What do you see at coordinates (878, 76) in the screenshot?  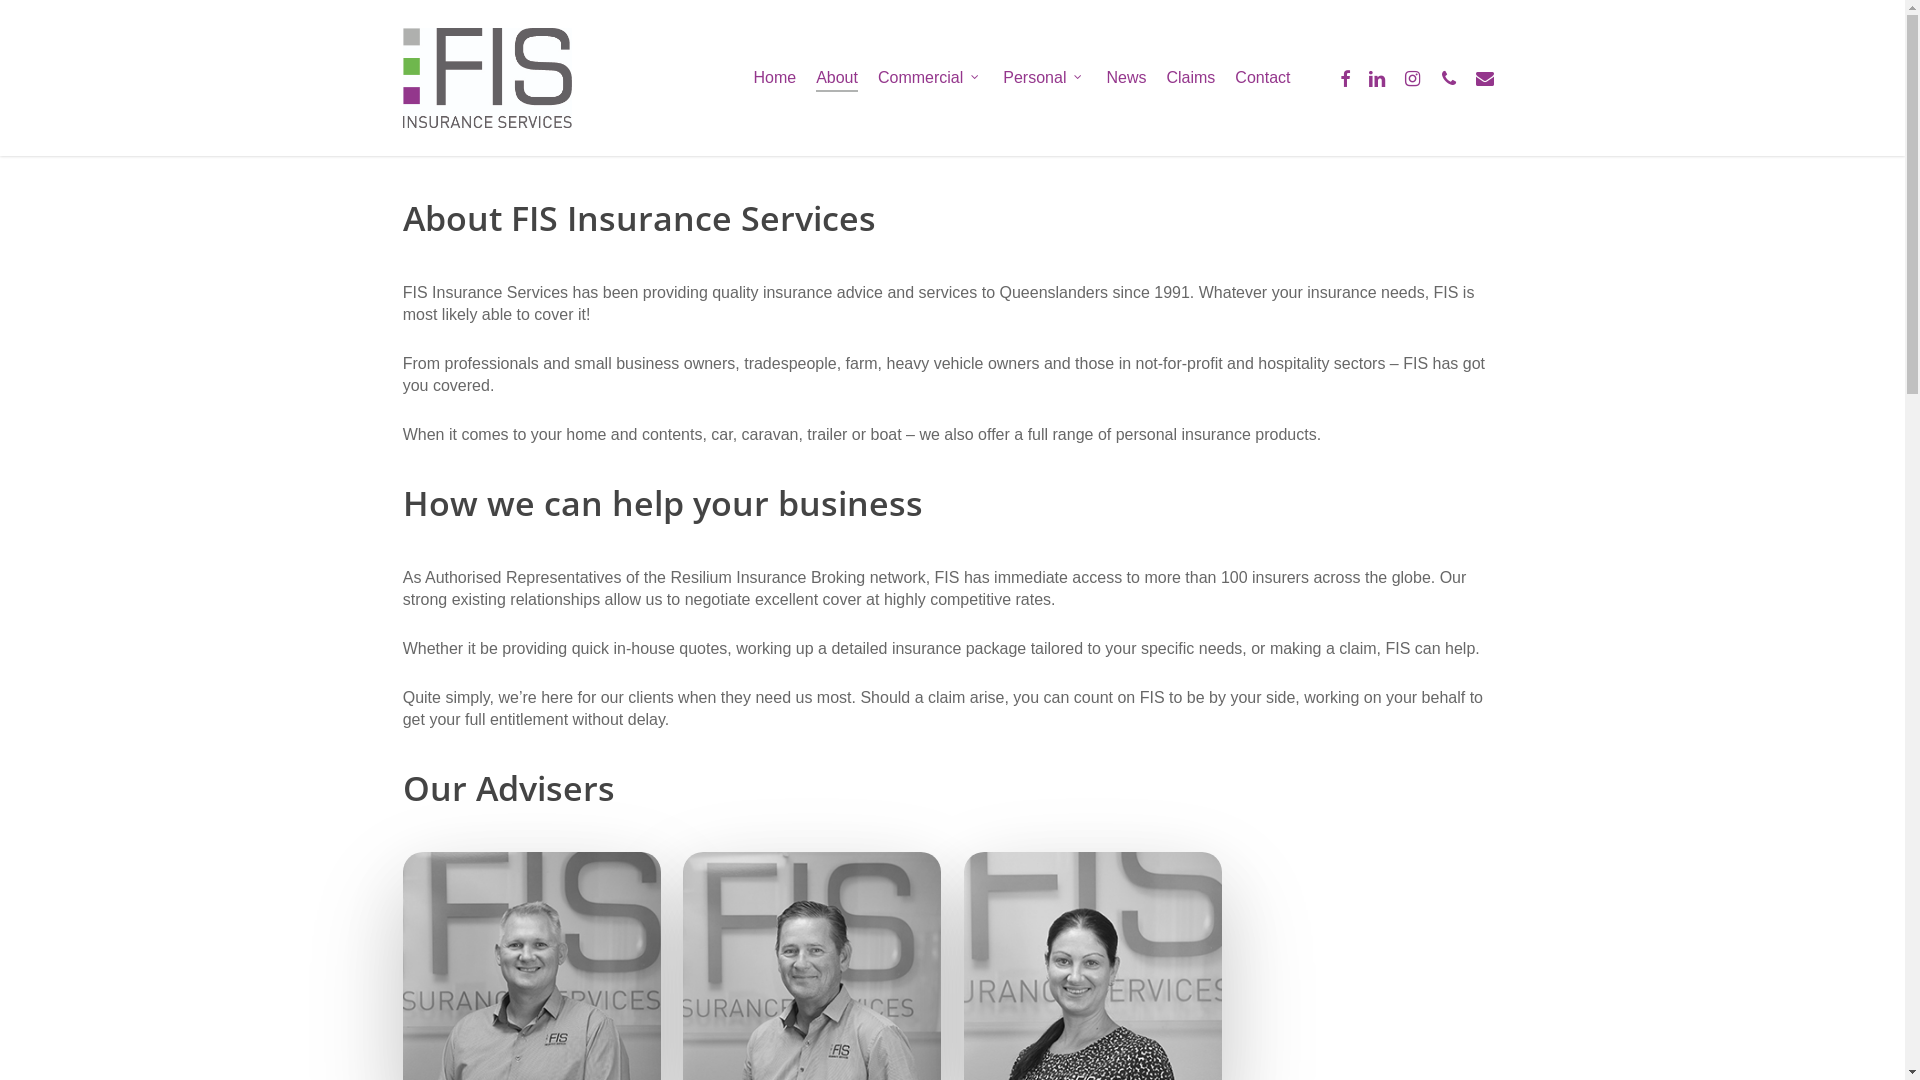 I see `'Commercial'` at bounding box center [878, 76].